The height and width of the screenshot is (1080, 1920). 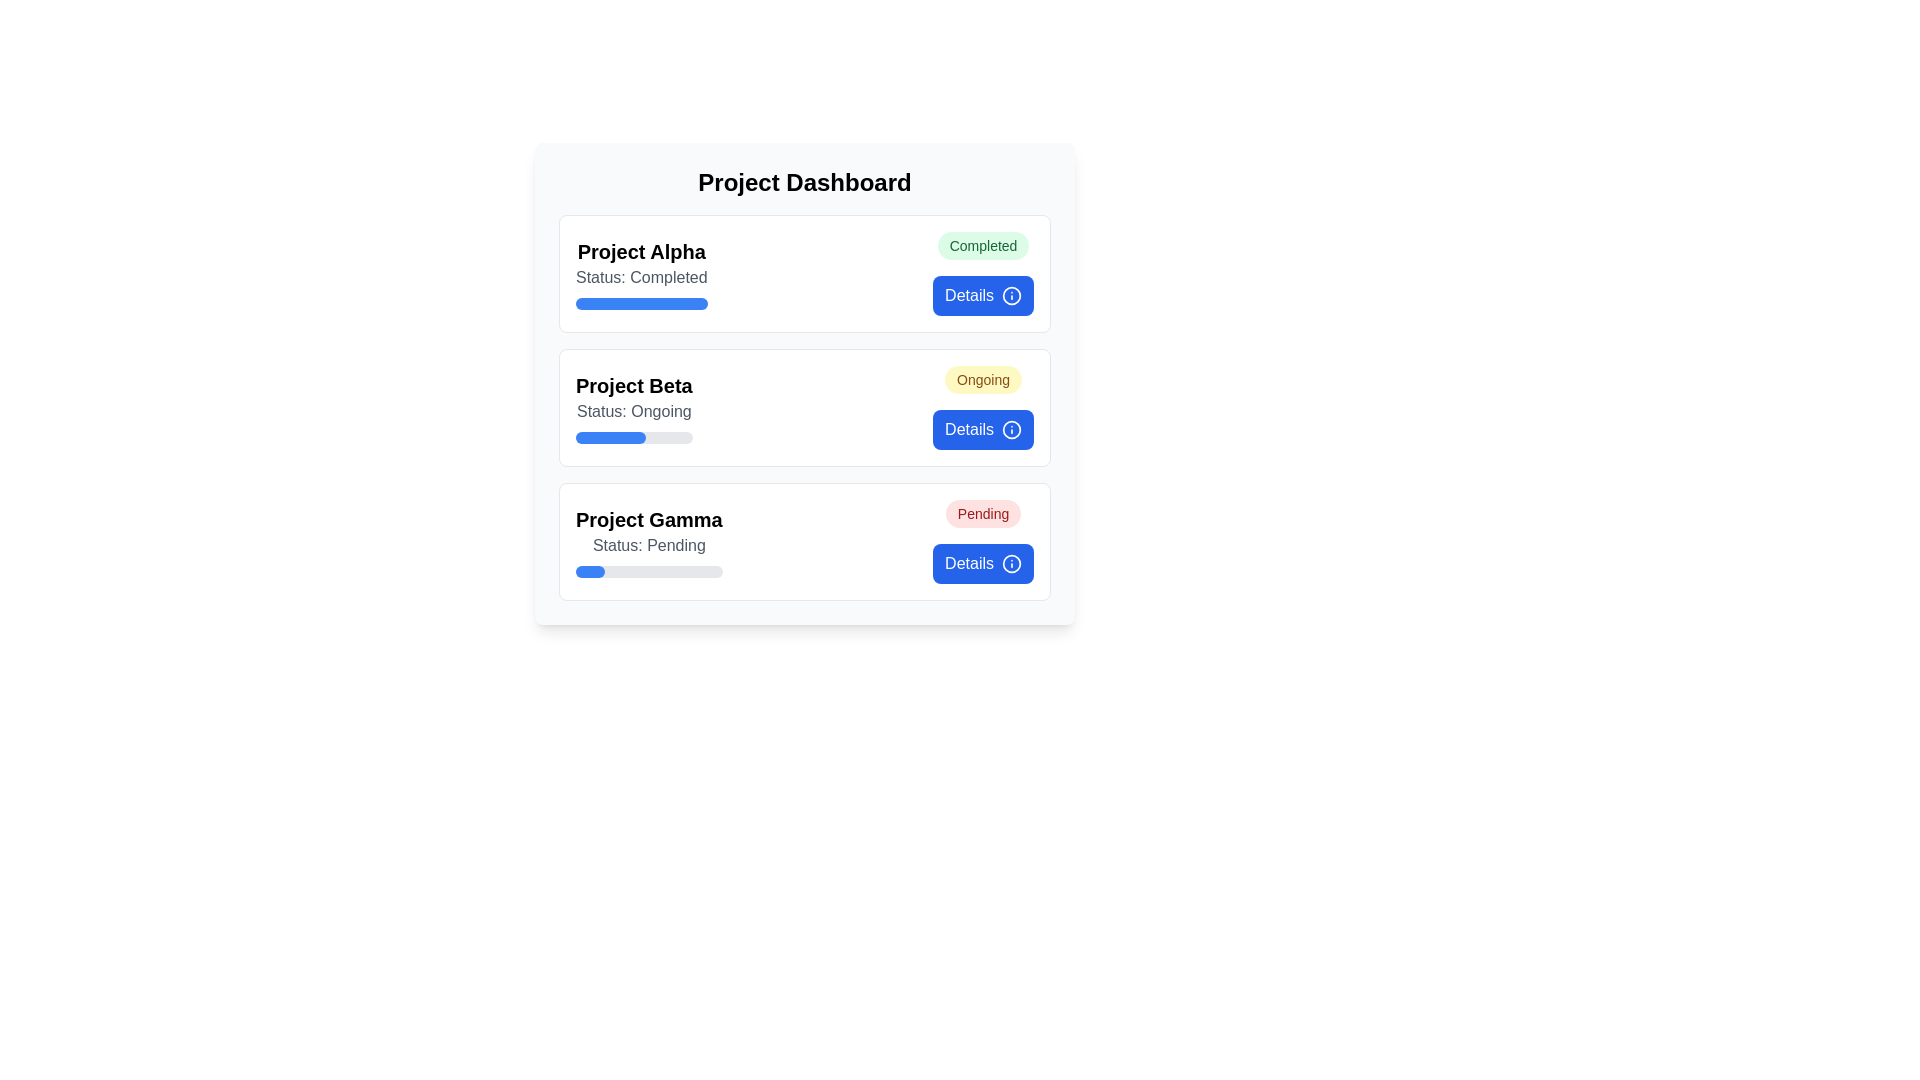 What do you see at coordinates (649, 542) in the screenshot?
I see `the 'Project Gamma' text label, which displays the project name and status, located on the third card in a vertical list of project cards` at bounding box center [649, 542].